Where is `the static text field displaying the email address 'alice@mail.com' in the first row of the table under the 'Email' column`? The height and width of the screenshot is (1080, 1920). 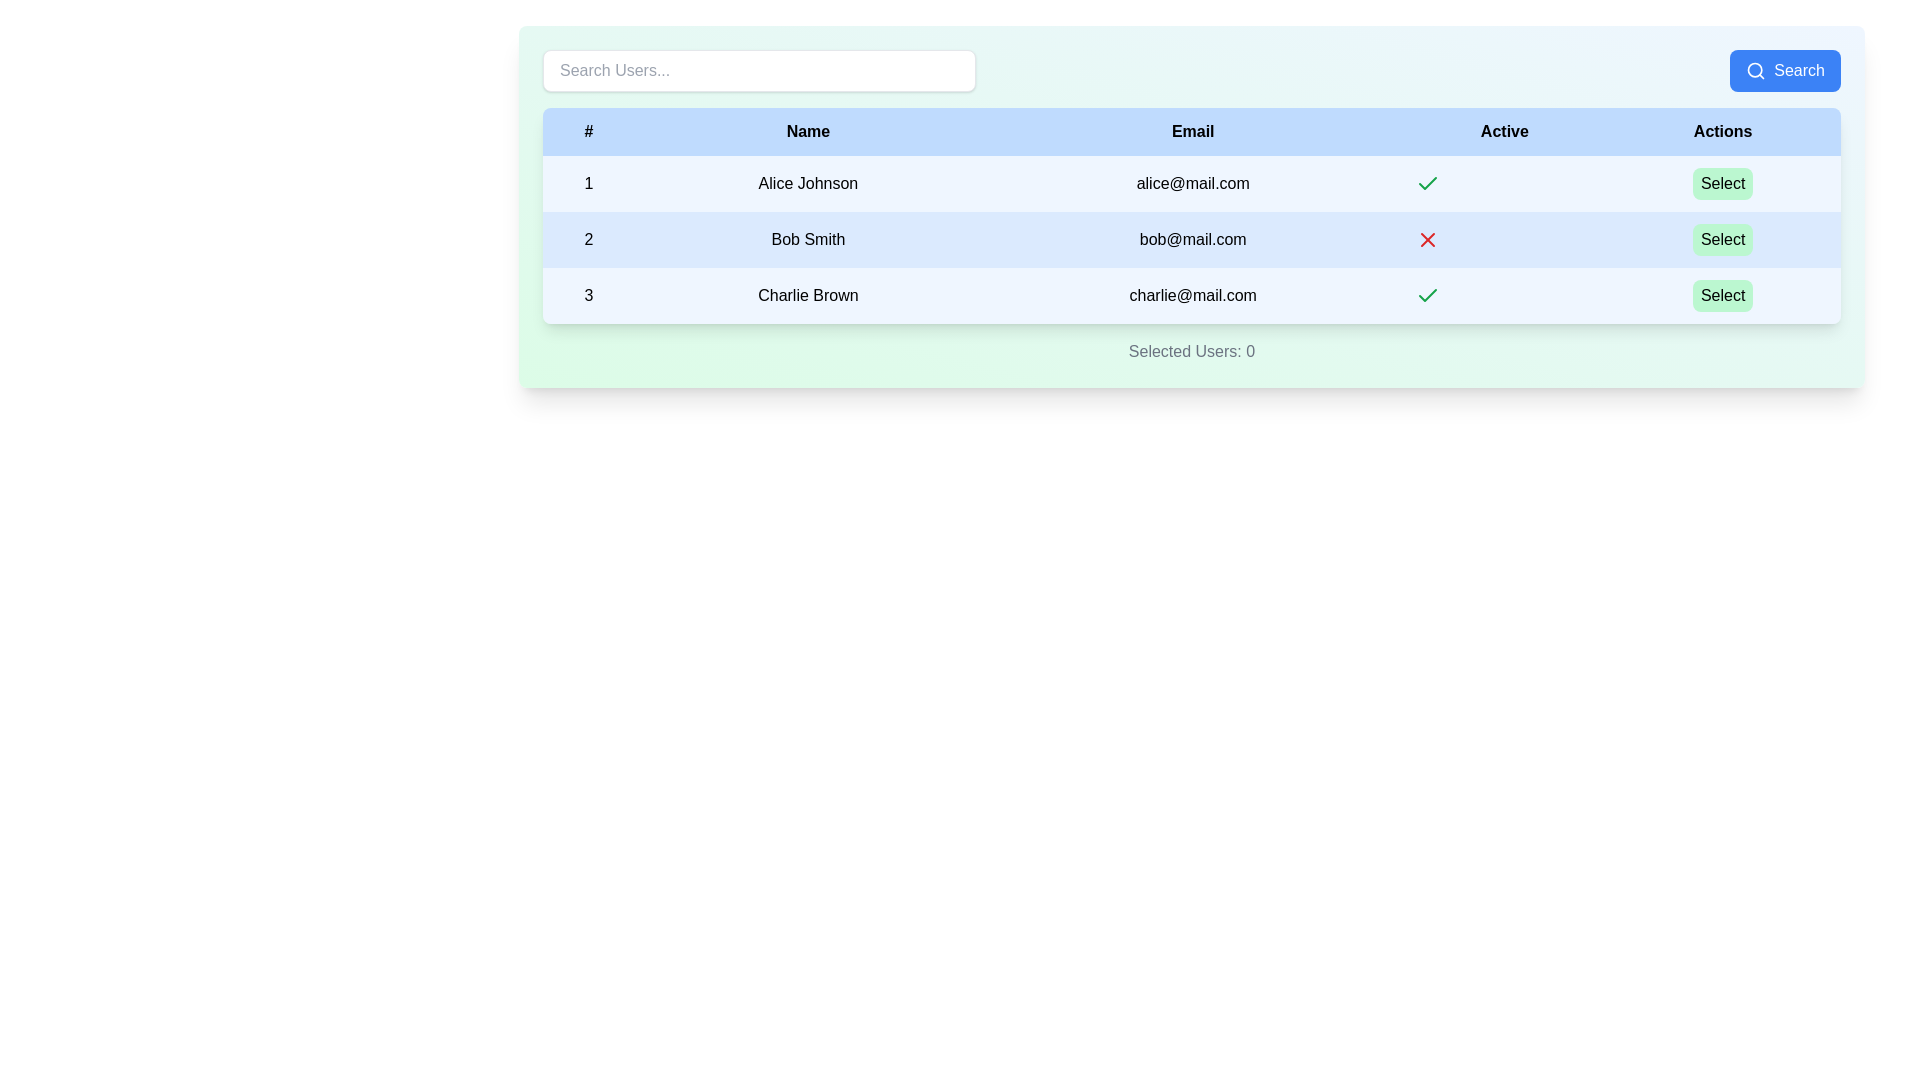 the static text field displaying the email address 'alice@mail.com' in the first row of the table under the 'Email' column is located at coordinates (1193, 184).